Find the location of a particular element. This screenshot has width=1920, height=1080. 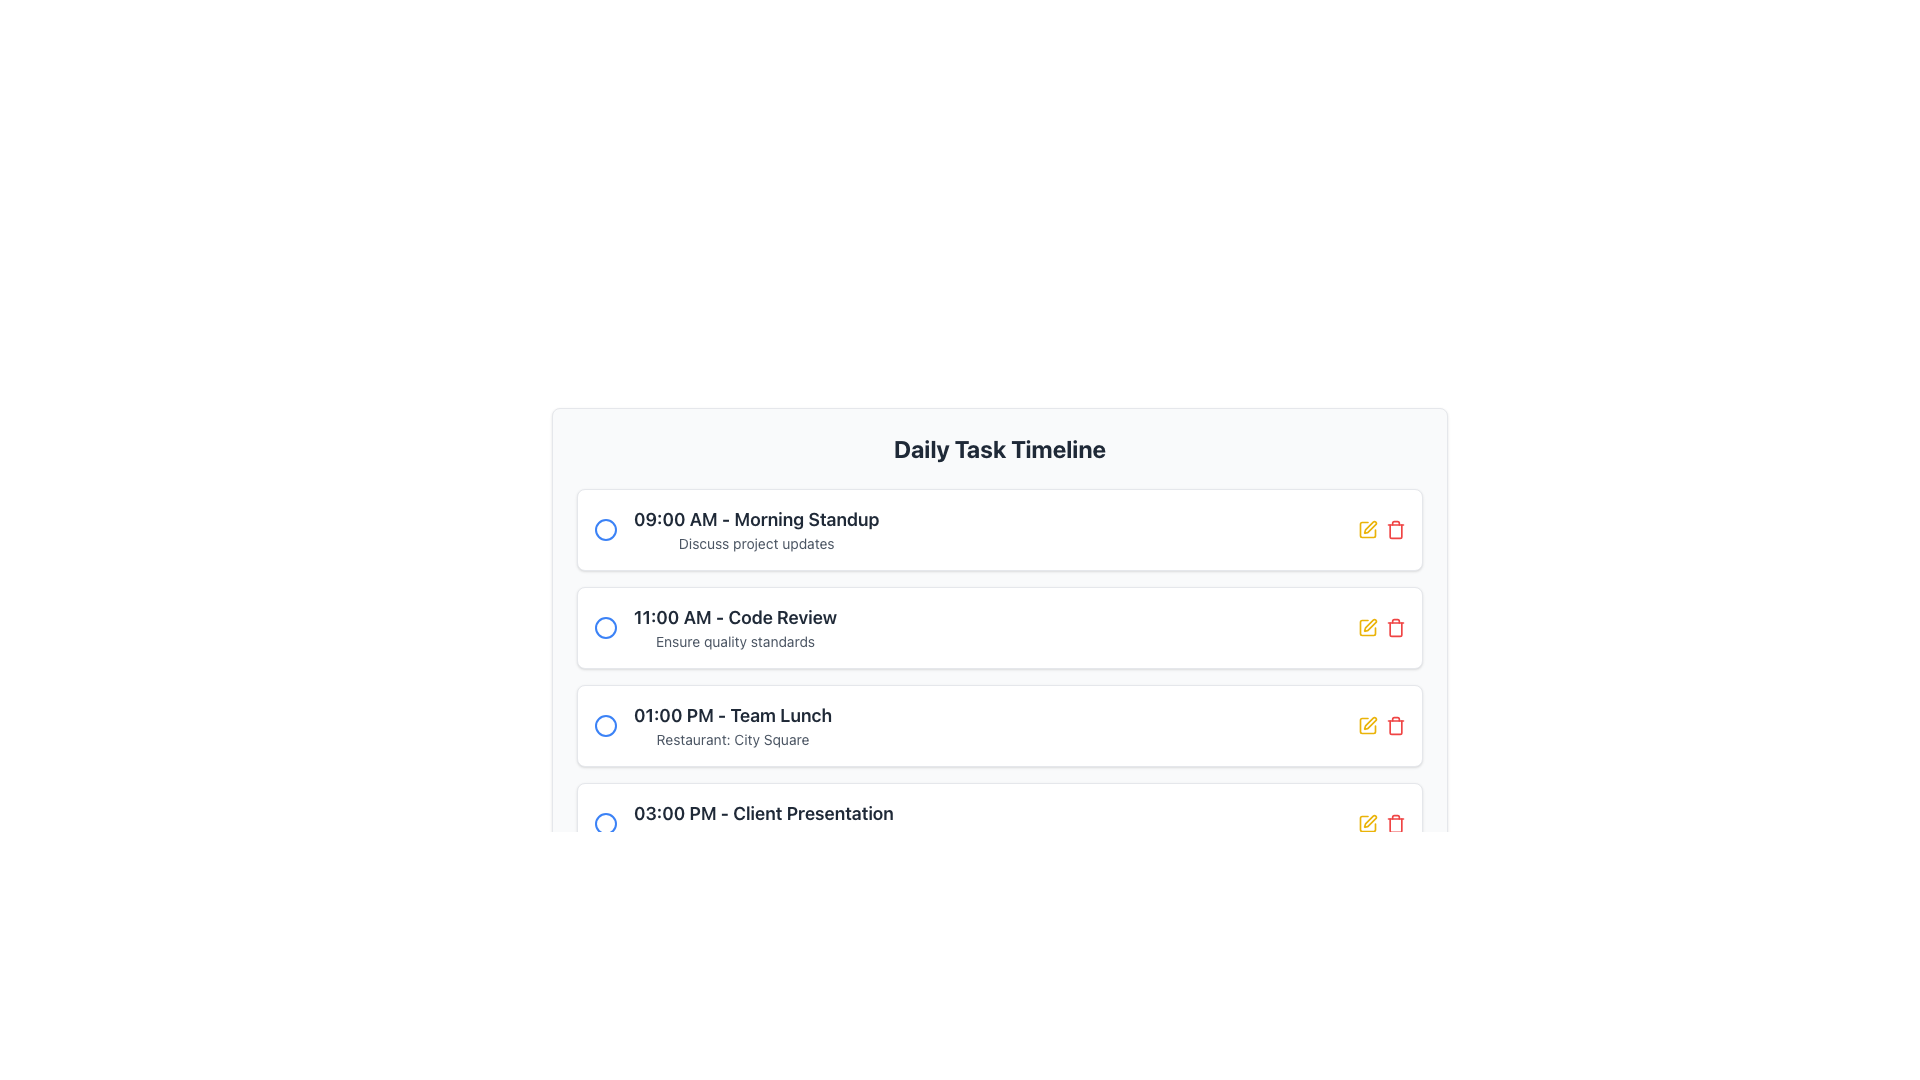

the task entry with the blue circular icon and text '03:00 PM - Client Presentation' is located at coordinates (743, 824).